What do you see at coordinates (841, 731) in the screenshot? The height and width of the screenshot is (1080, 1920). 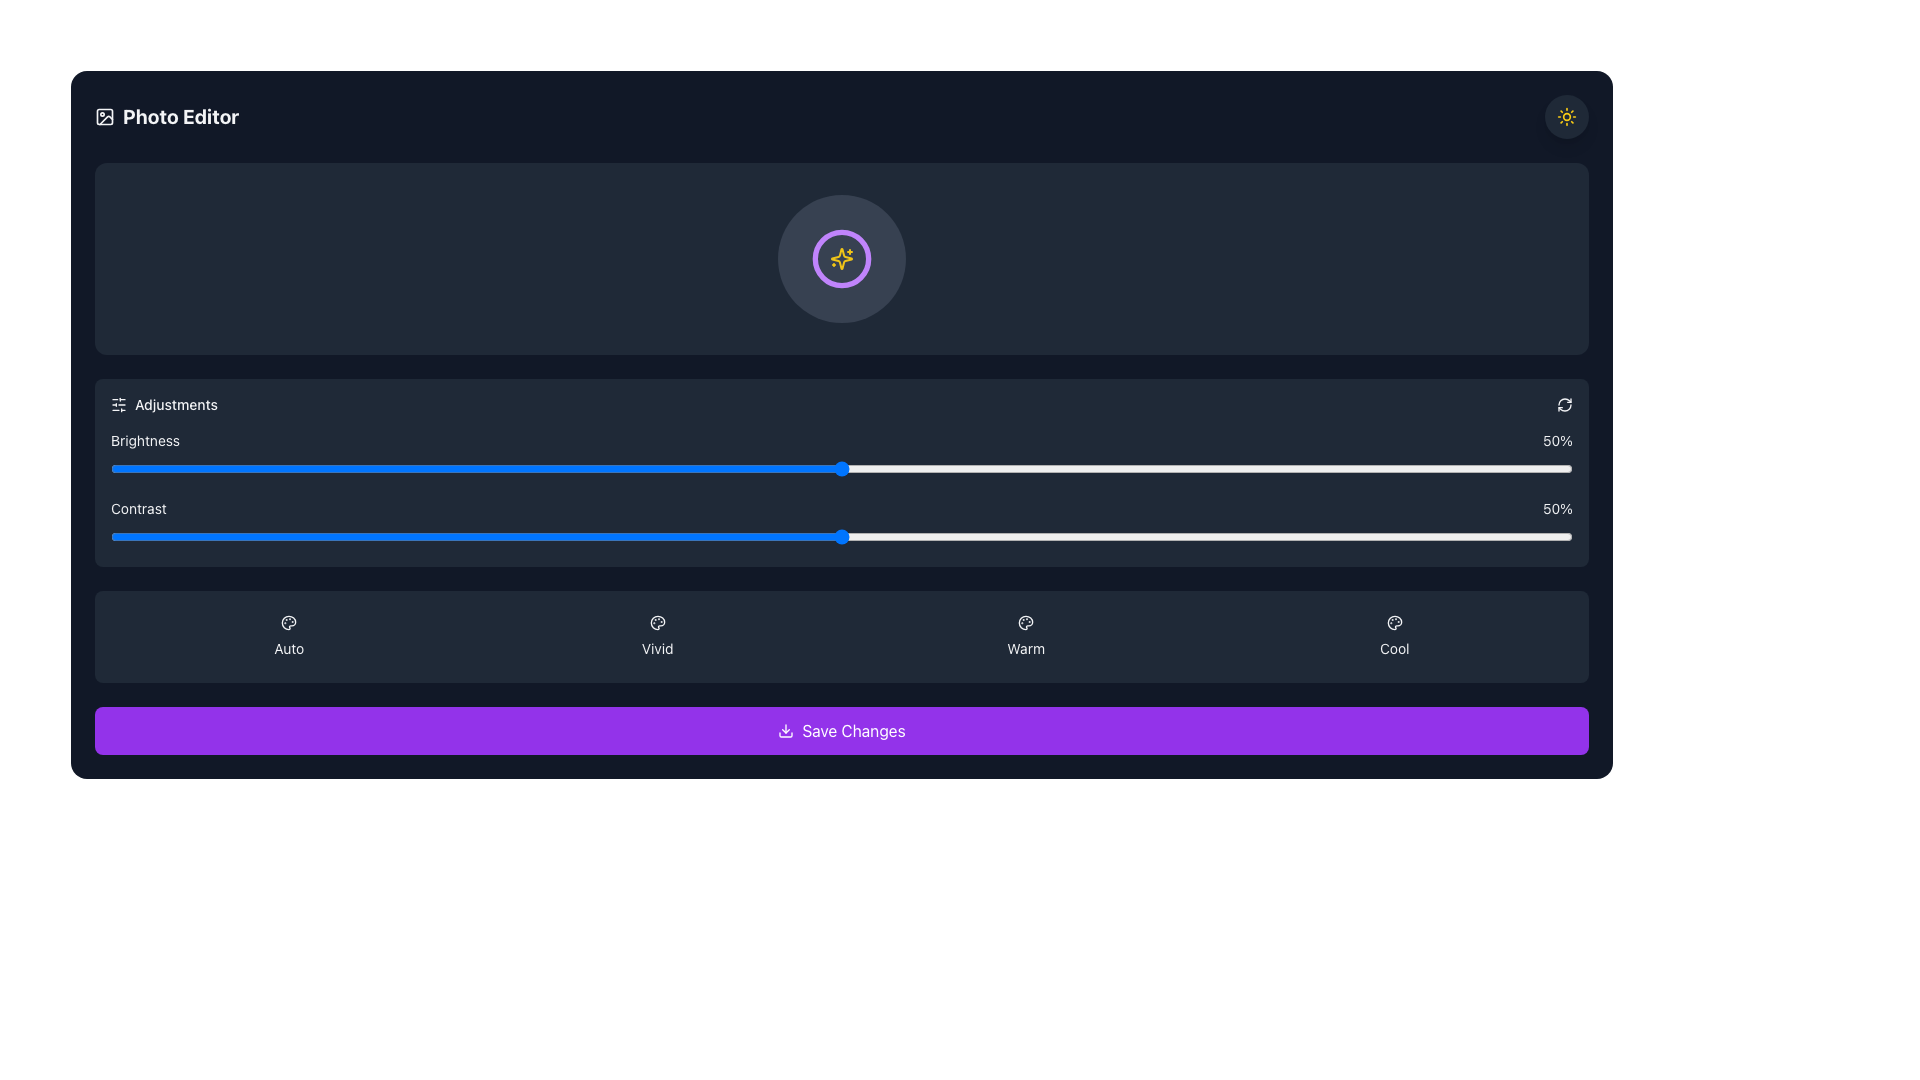 I see `the 'Save Changes' button, which is a horizontally elongated button with a purple background and white text, located at the bottom of the adjustment tools section` at bounding box center [841, 731].